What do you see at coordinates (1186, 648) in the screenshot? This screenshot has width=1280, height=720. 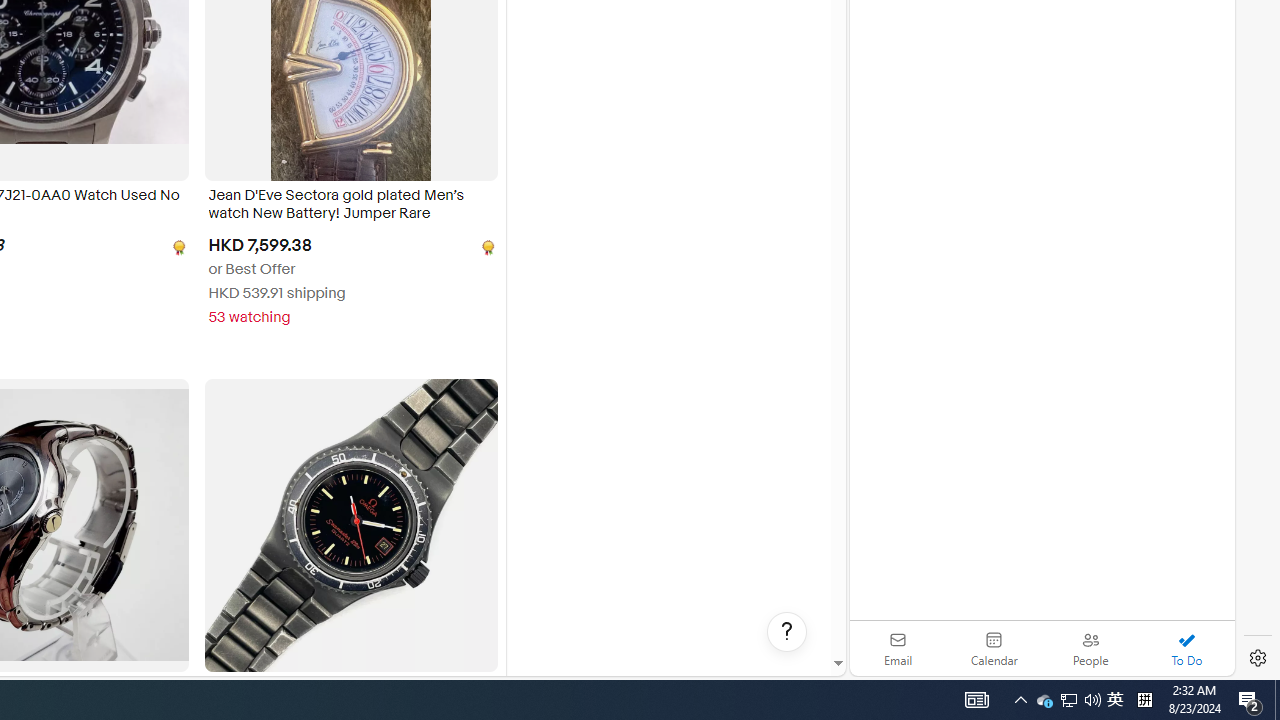 I see `'To Do'` at bounding box center [1186, 648].